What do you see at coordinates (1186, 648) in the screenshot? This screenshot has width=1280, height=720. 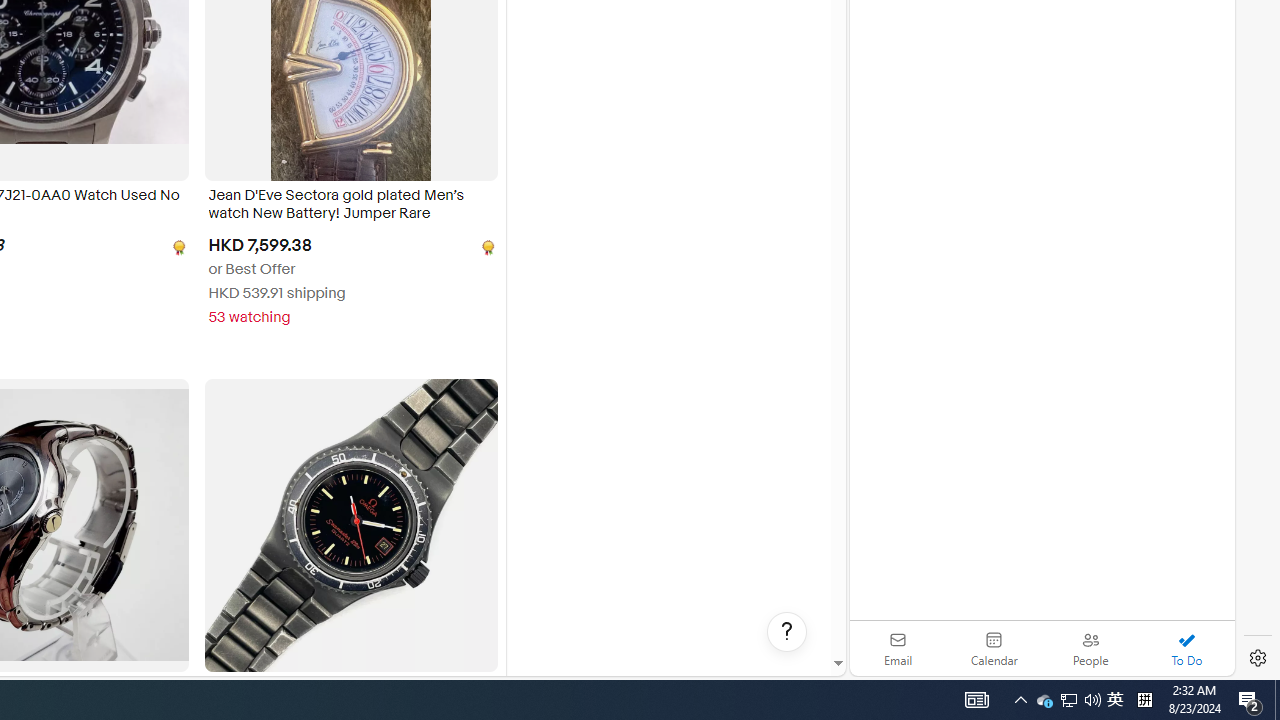 I see `'To Do'` at bounding box center [1186, 648].